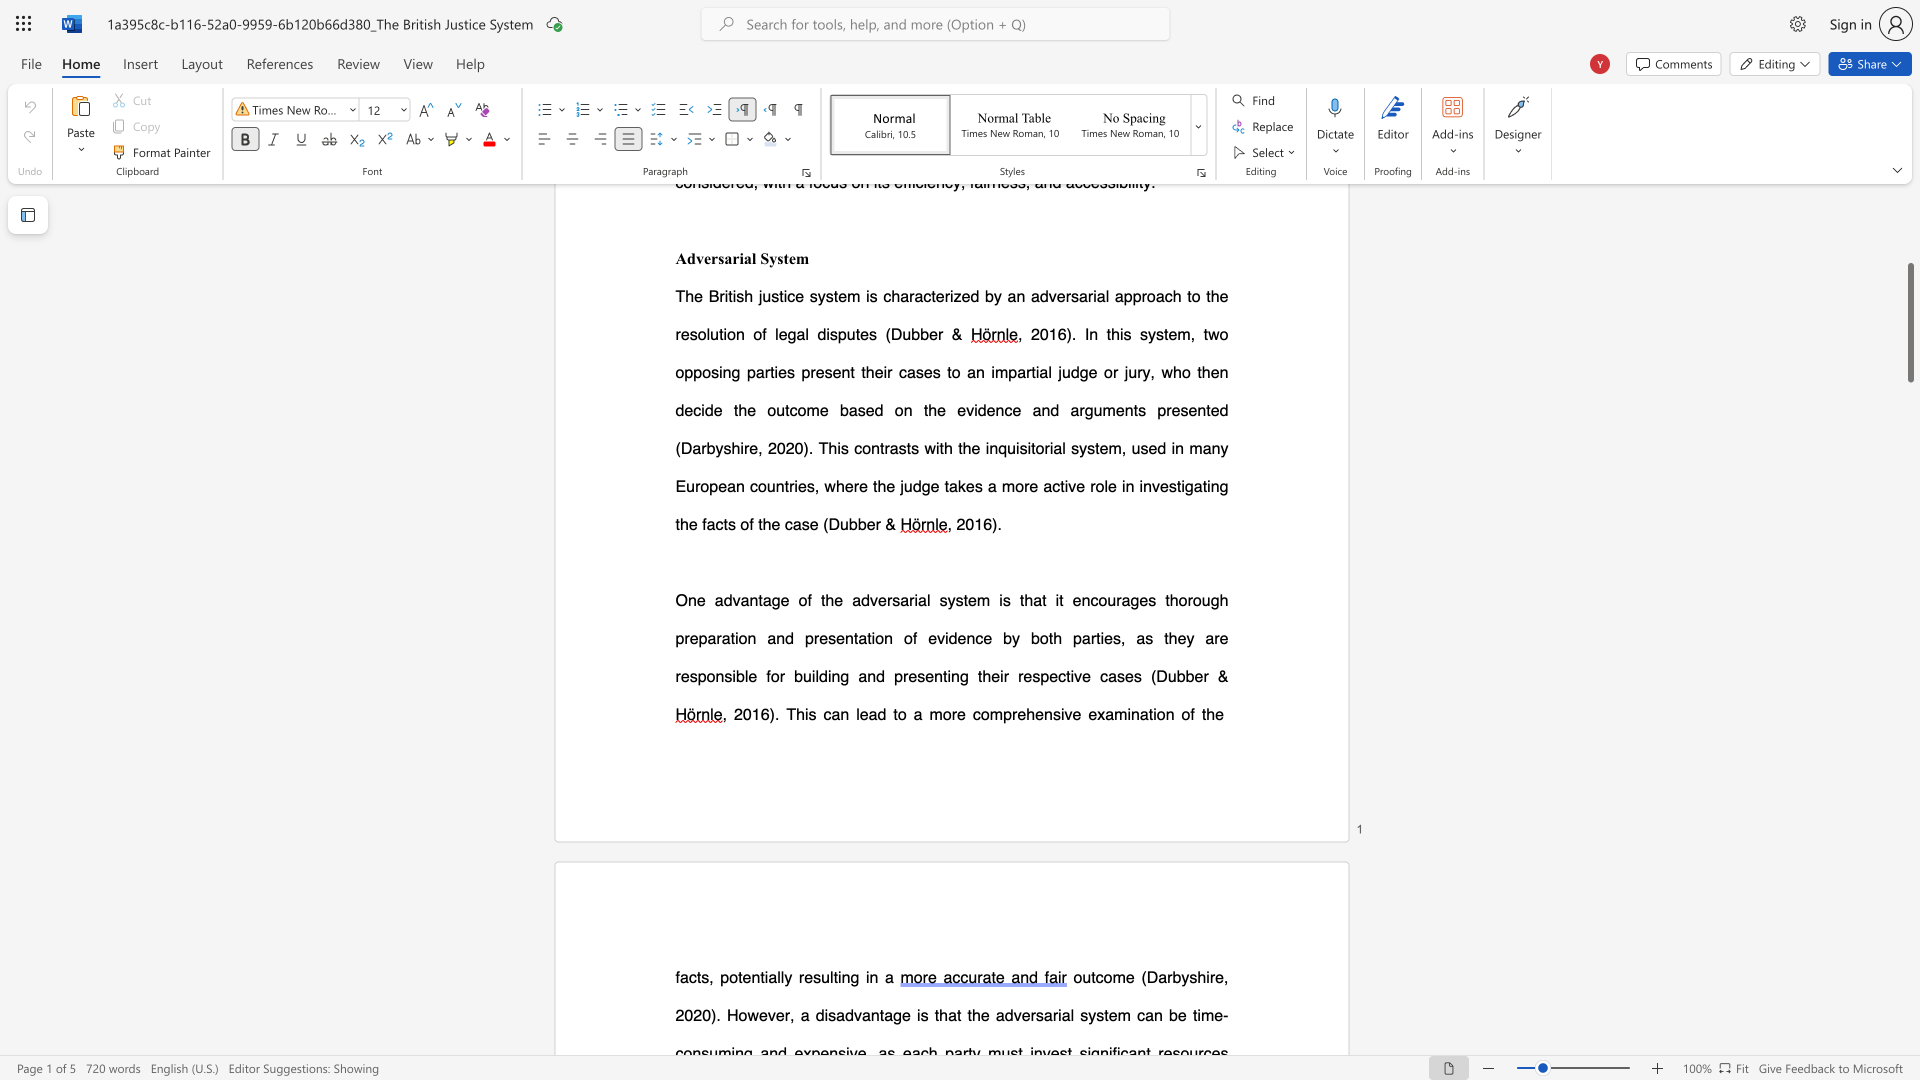 Image resolution: width=1920 pixels, height=1080 pixels. I want to click on the 2th character "r" in the text, so click(910, 599).